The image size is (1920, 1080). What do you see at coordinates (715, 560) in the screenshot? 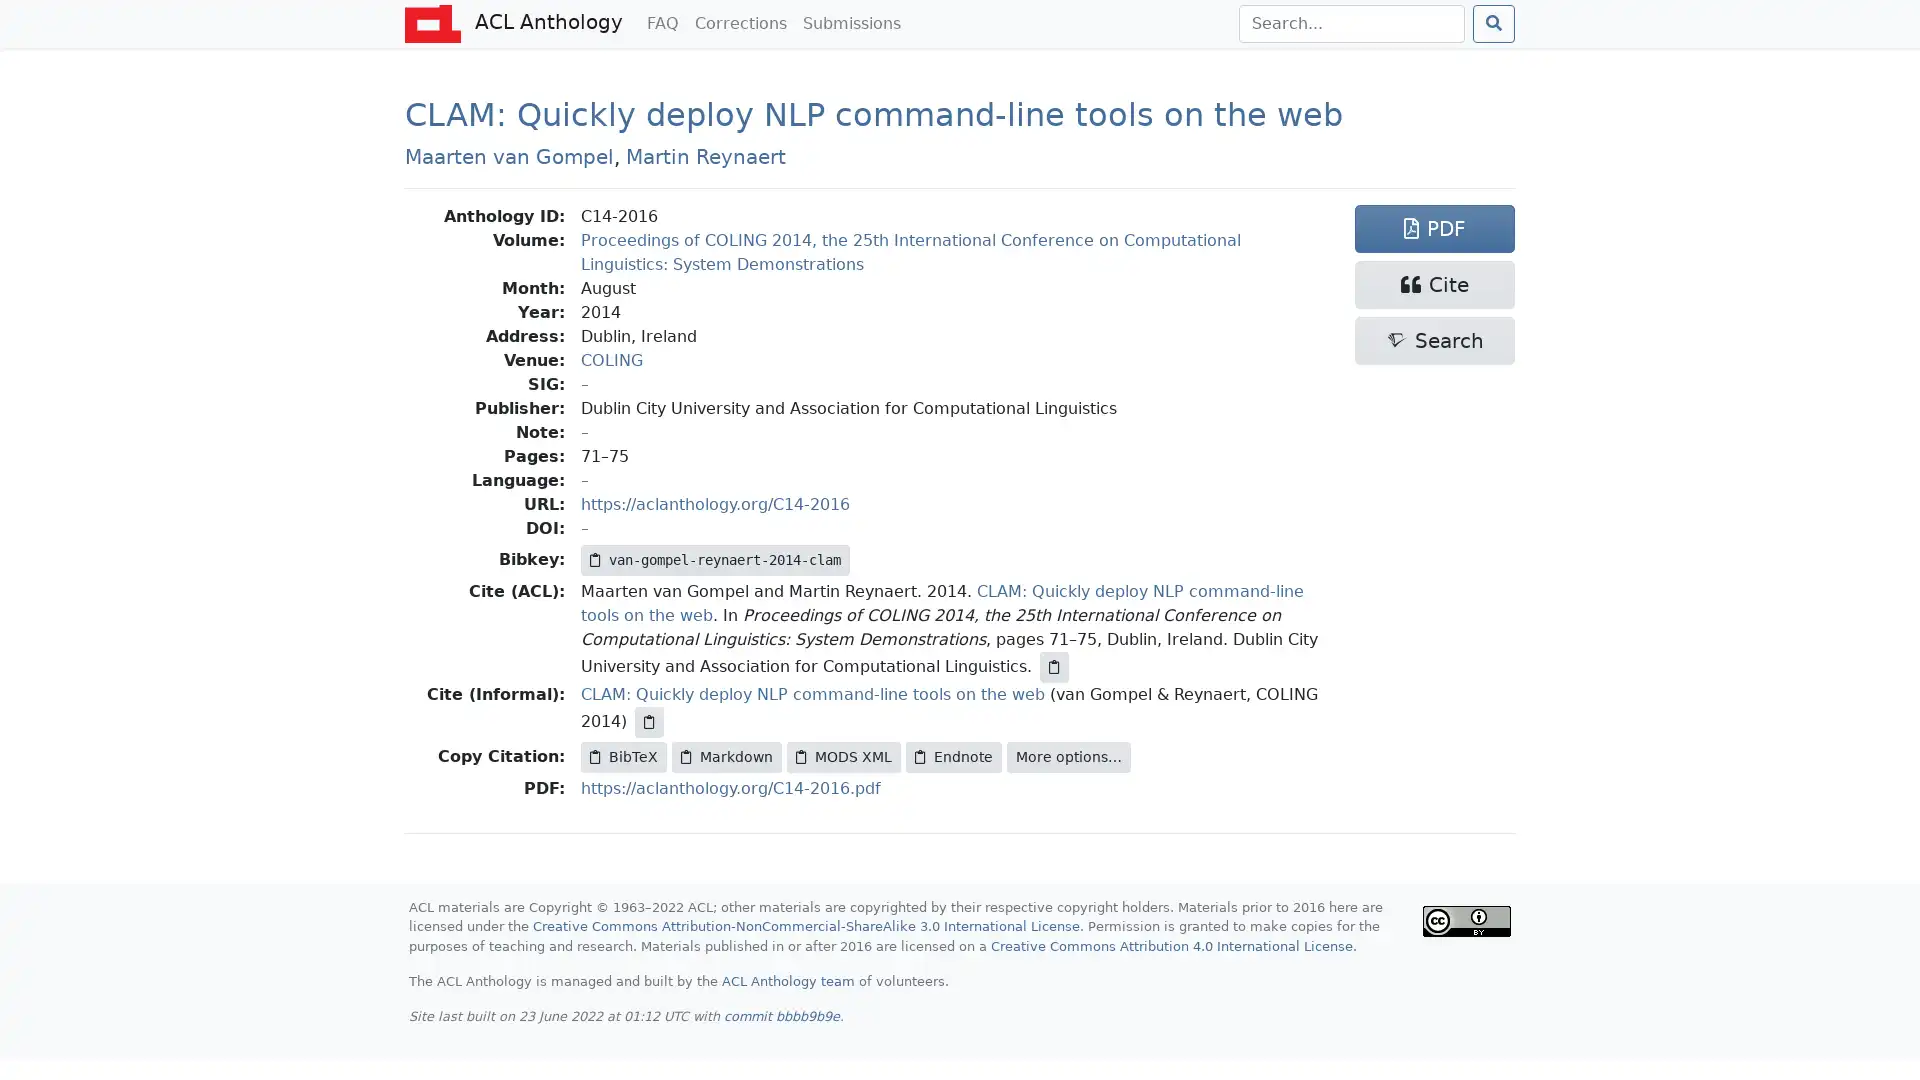
I see `van-gompel-reynaert-2014-clam` at bounding box center [715, 560].